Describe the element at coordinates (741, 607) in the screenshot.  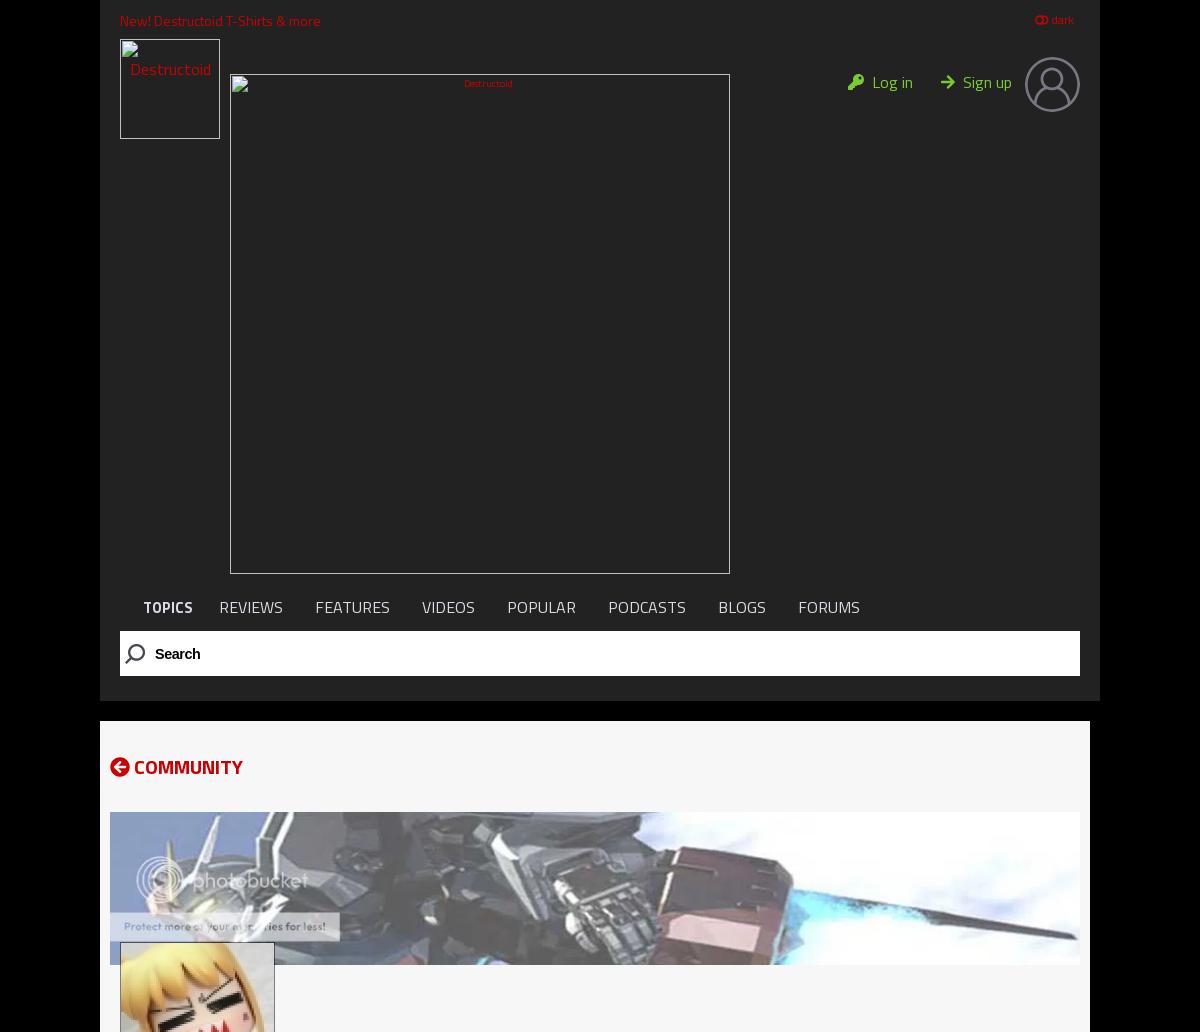
I see `'BLOGS'` at that location.